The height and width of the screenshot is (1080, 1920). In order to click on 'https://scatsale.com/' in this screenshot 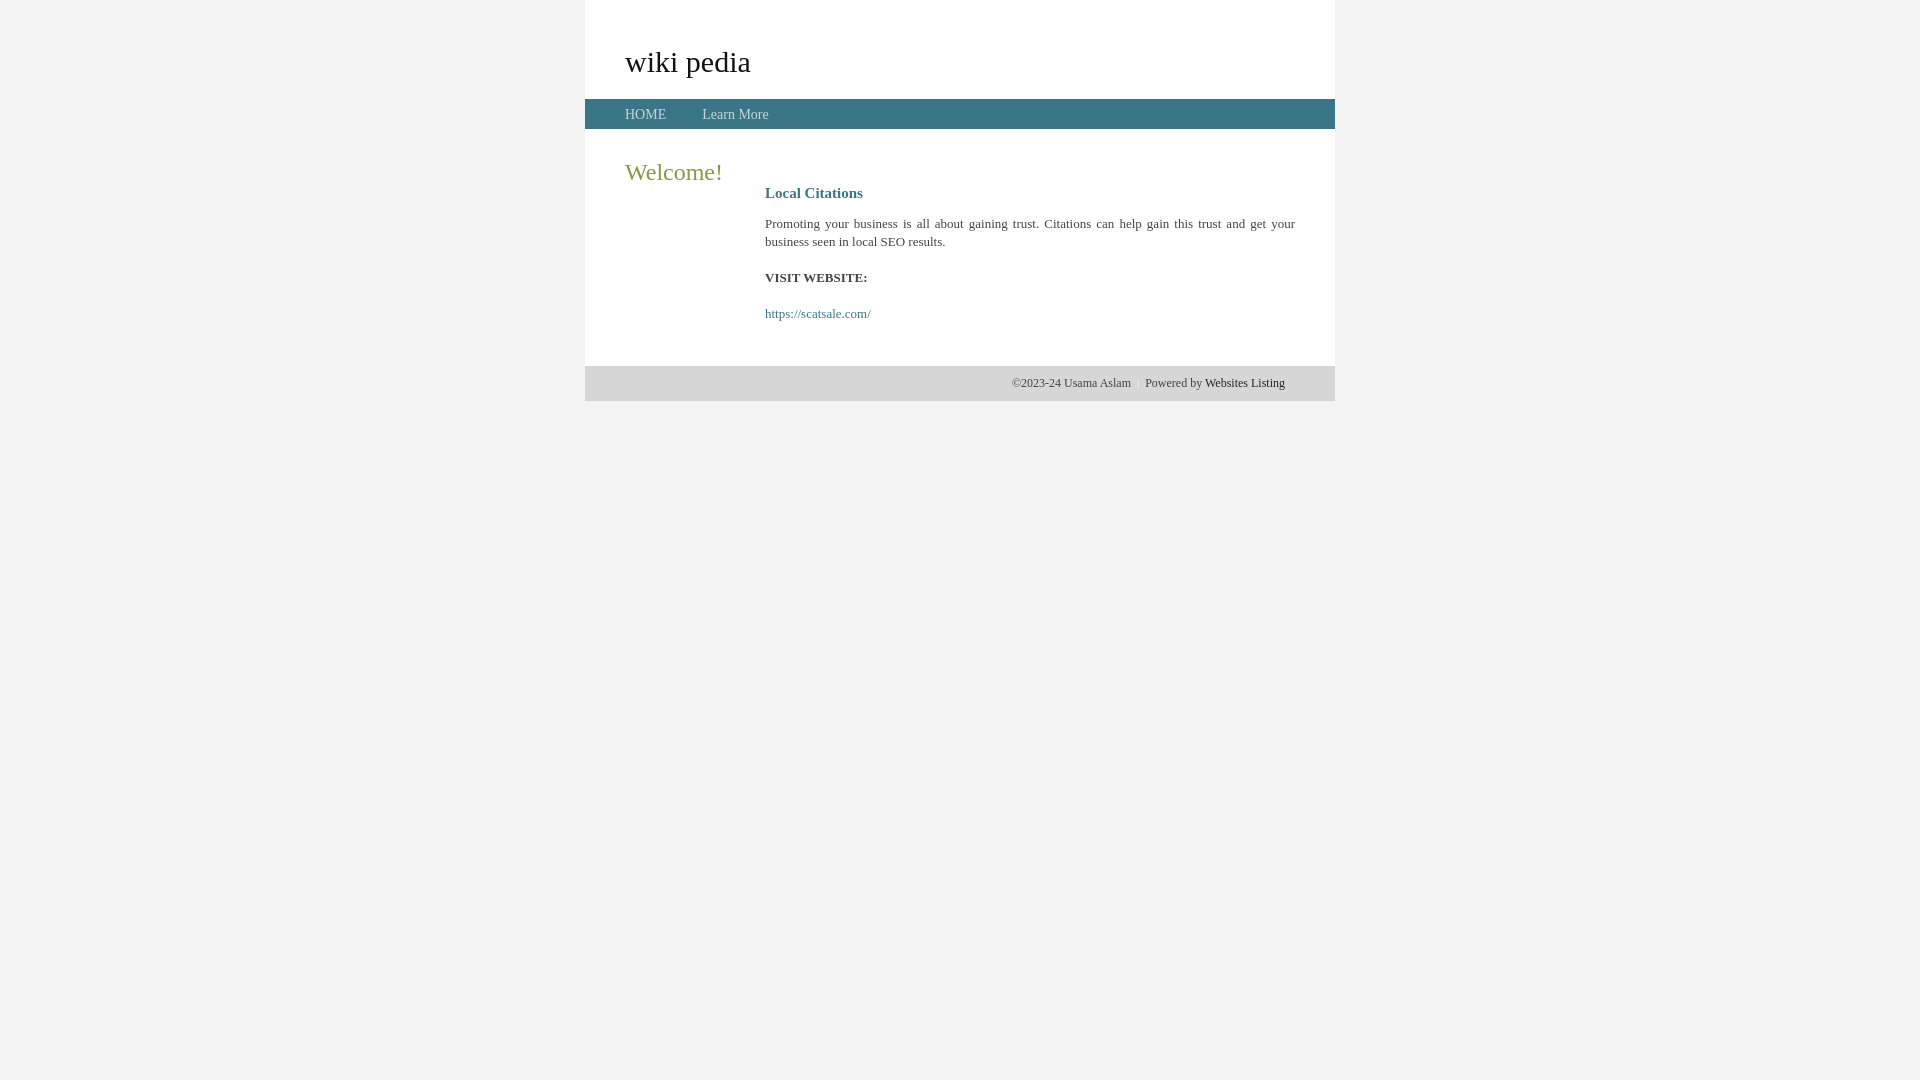, I will do `click(817, 313)`.